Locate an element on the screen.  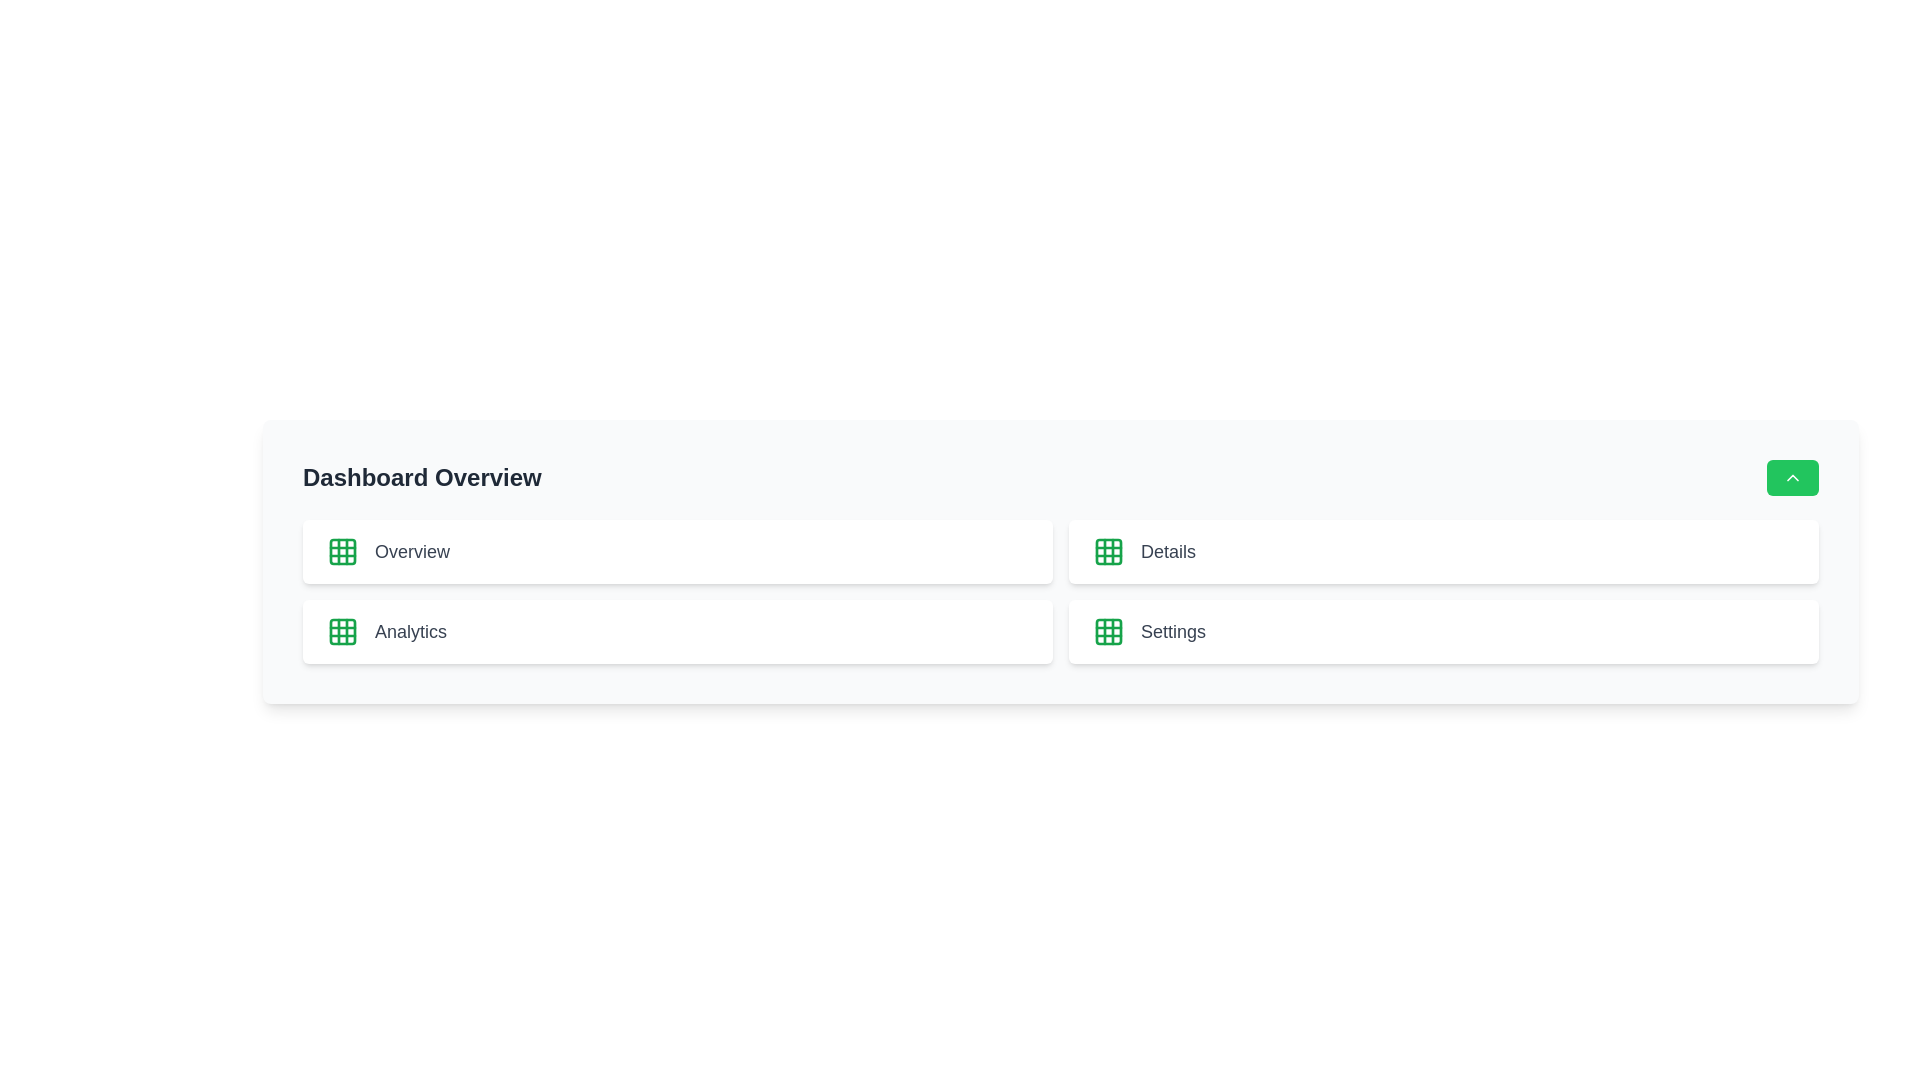
the green grid-shaped icon located to the left of the 'Overview' text within the 'Overview' card, aligning horizontally with the label is located at coordinates (342, 551).